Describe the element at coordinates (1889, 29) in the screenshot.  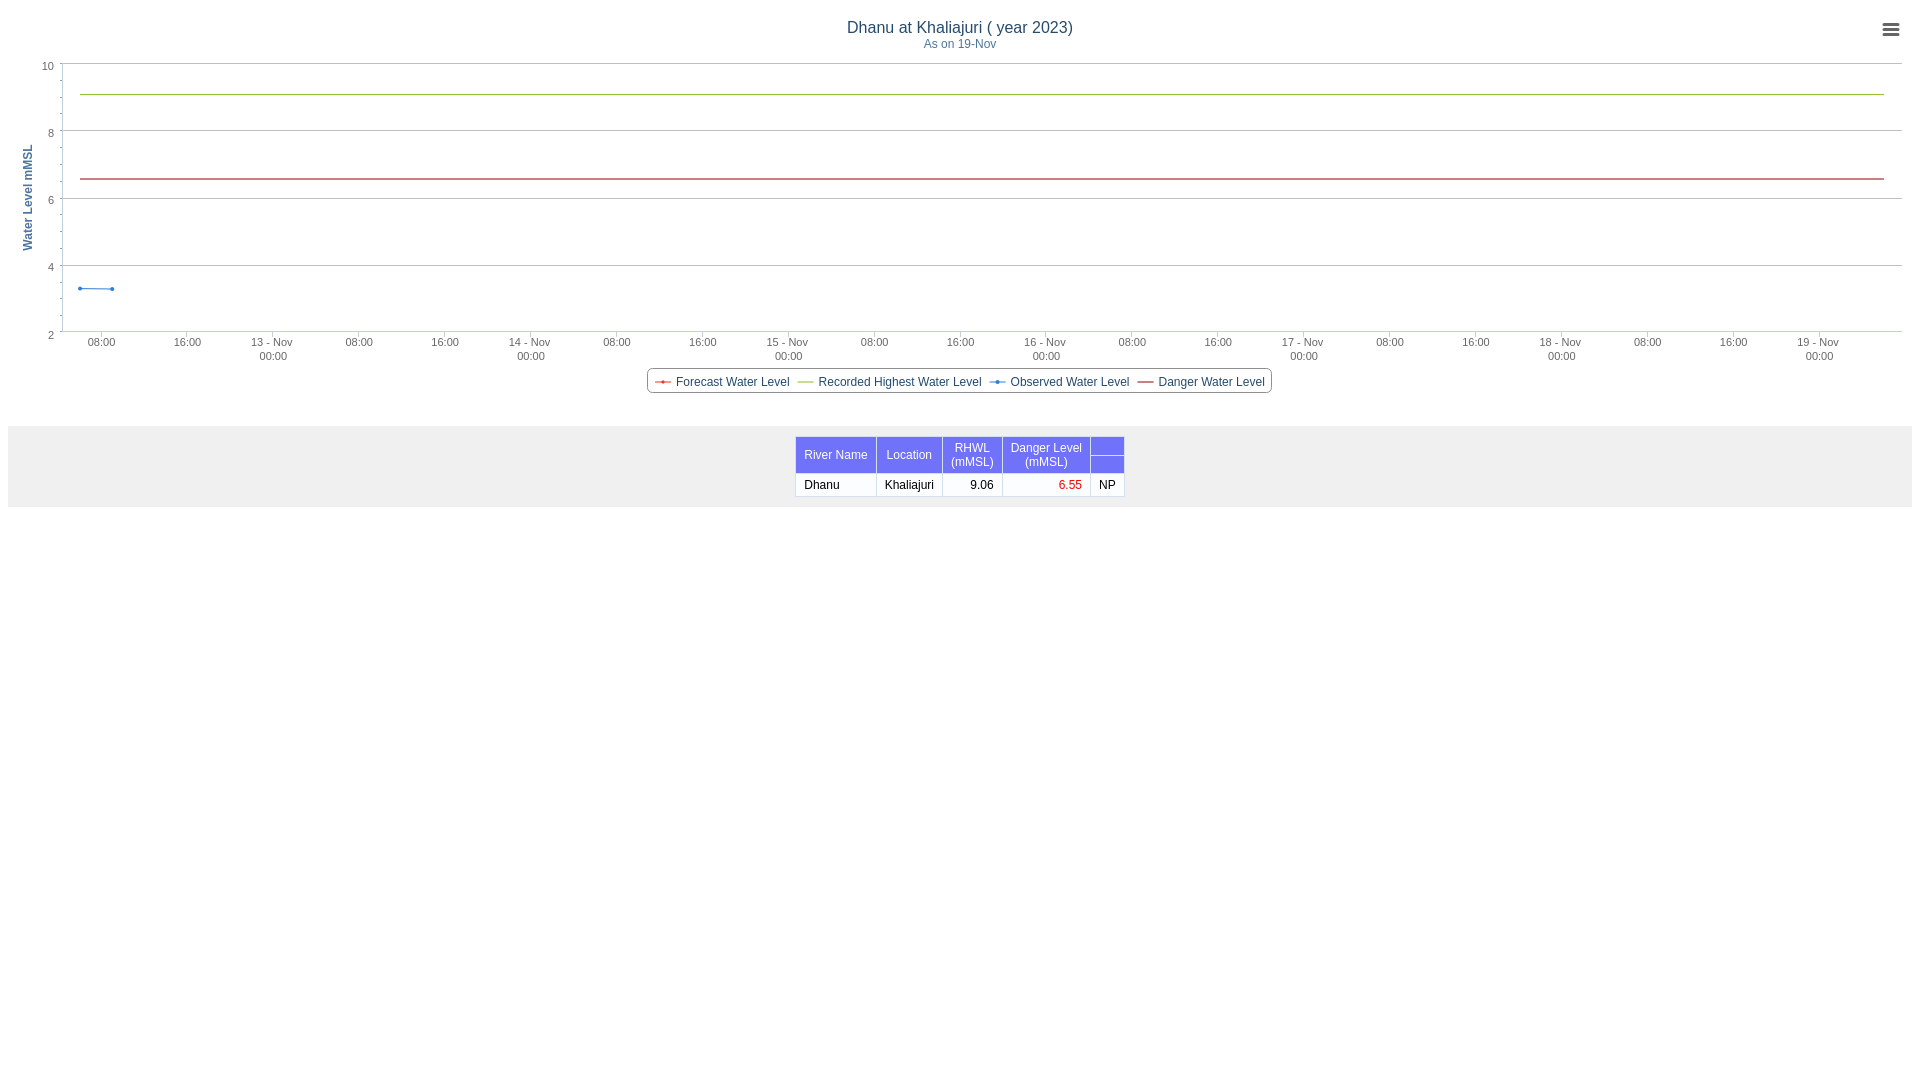
I see `'Chart context menu'` at that location.